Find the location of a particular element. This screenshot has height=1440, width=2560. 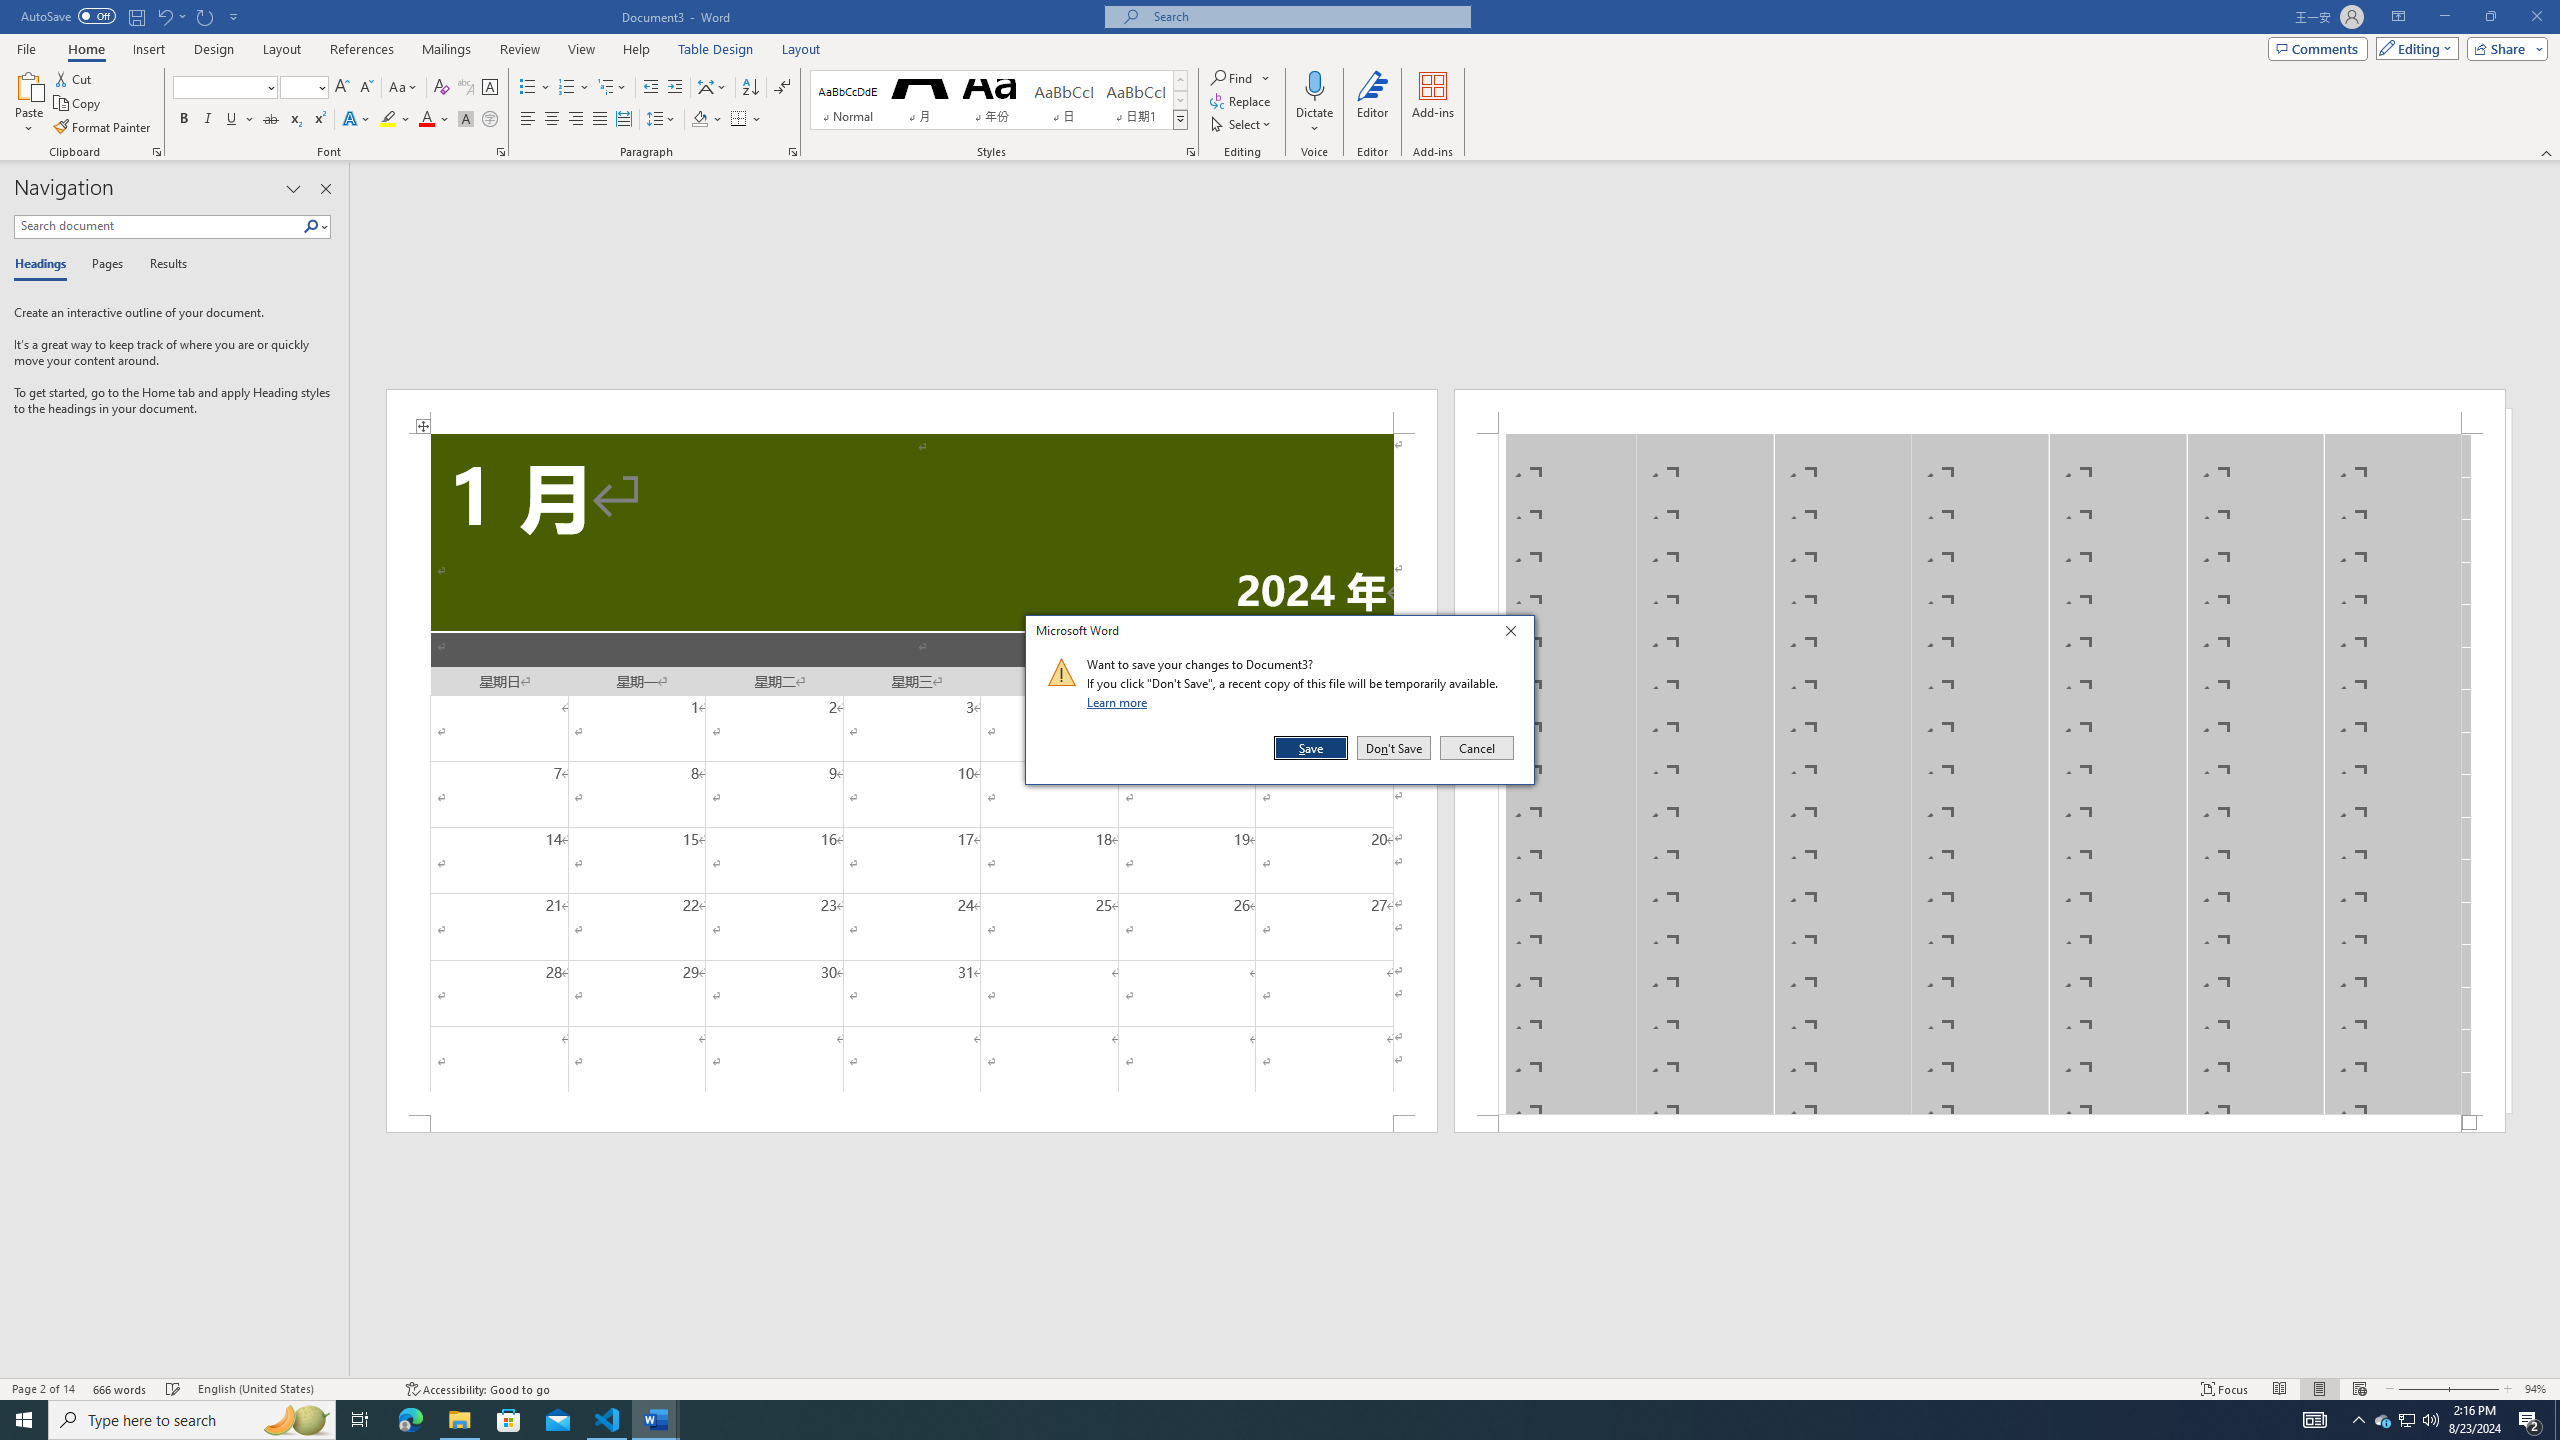

'Copy' is located at coordinates (78, 103).